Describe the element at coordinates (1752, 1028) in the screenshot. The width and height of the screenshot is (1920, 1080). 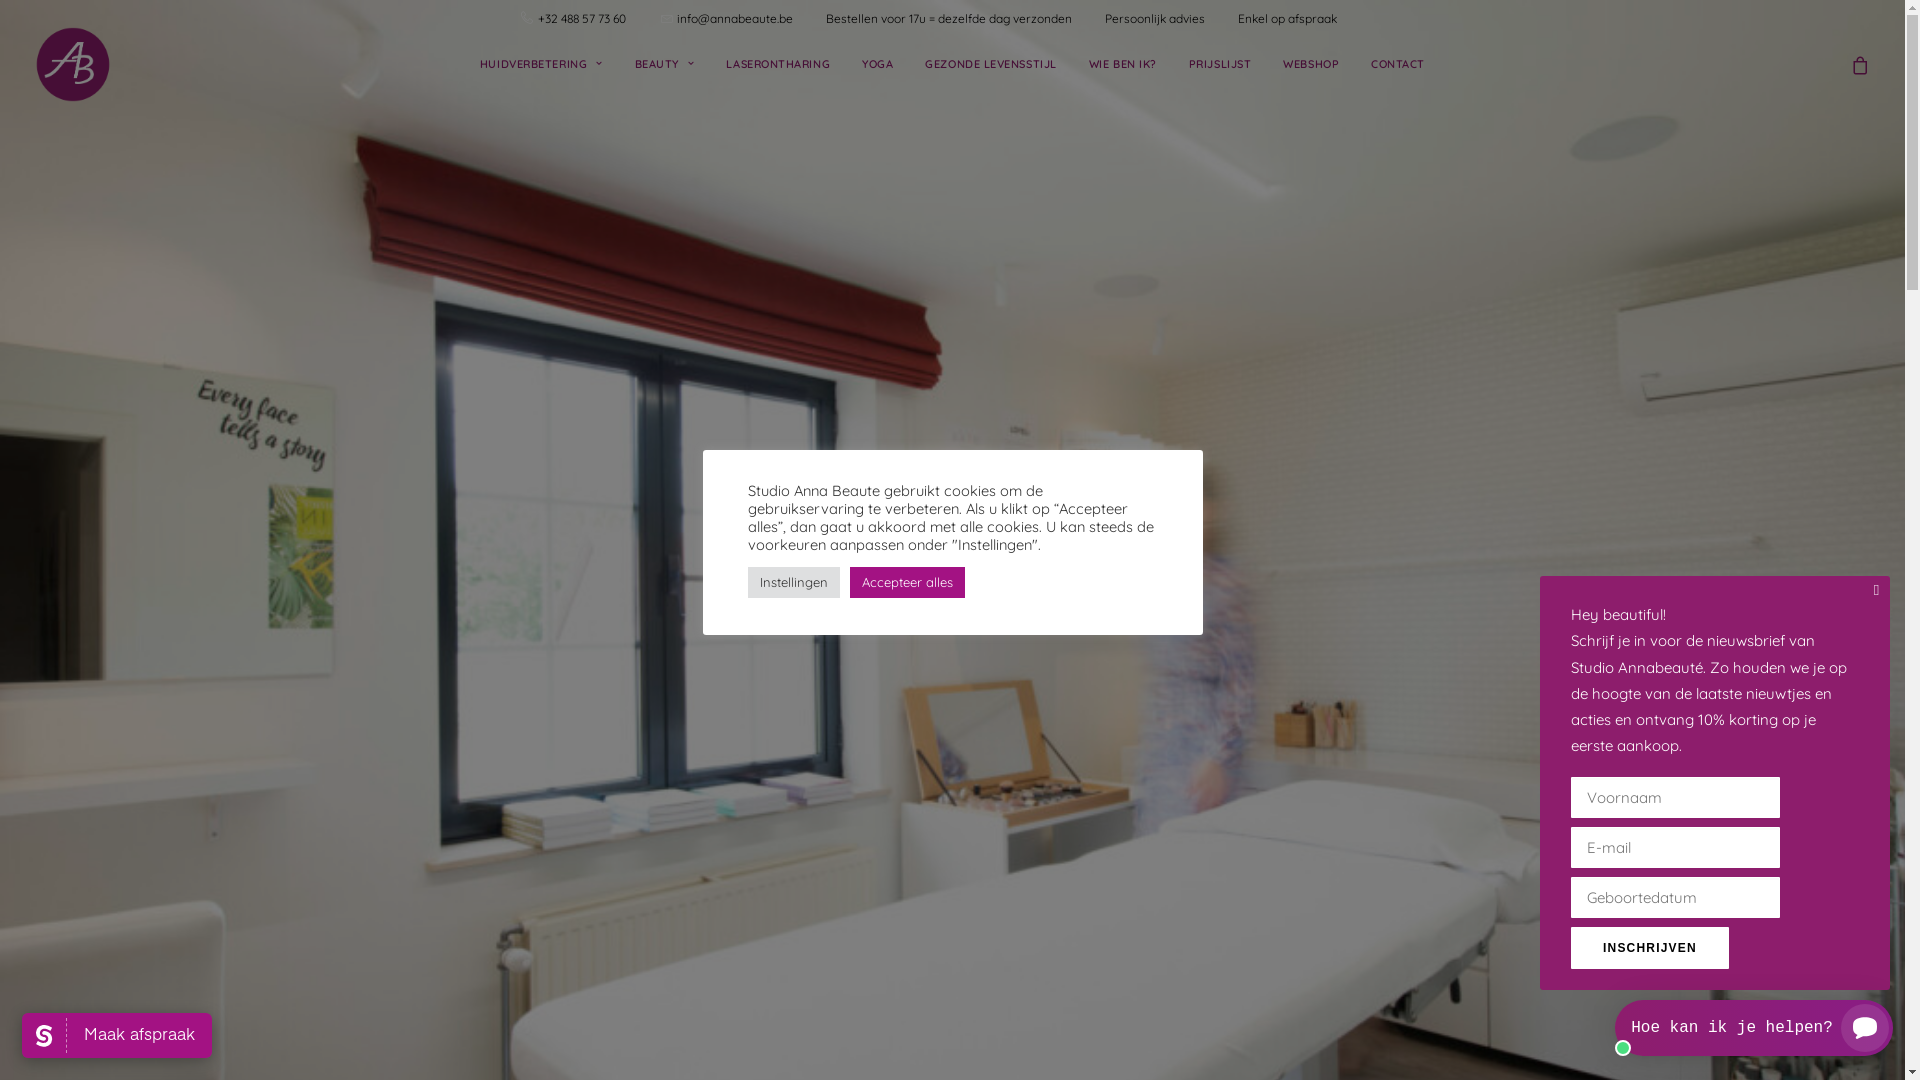
I see `'Smartsupp widget button'` at that location.